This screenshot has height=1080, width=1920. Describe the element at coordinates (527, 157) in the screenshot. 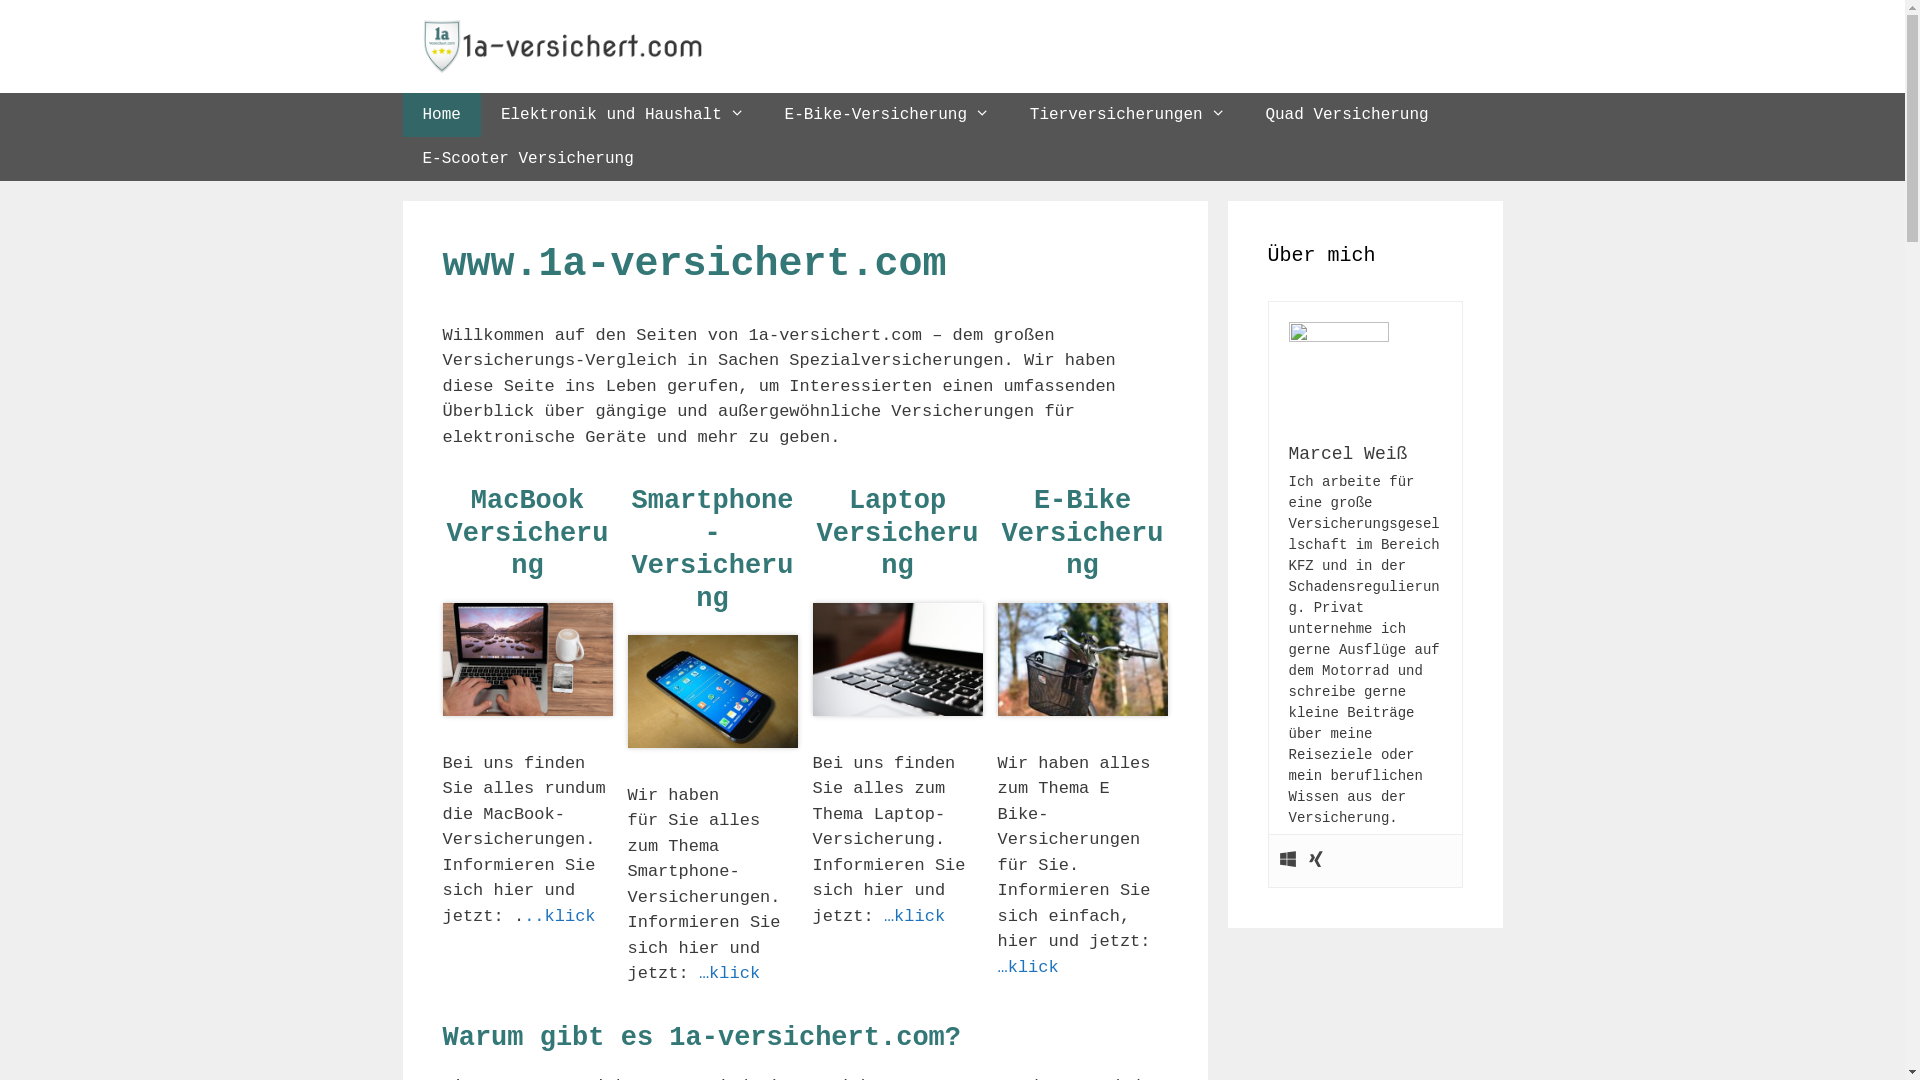

I see `'E-Scooter Versicherung'` at that location.